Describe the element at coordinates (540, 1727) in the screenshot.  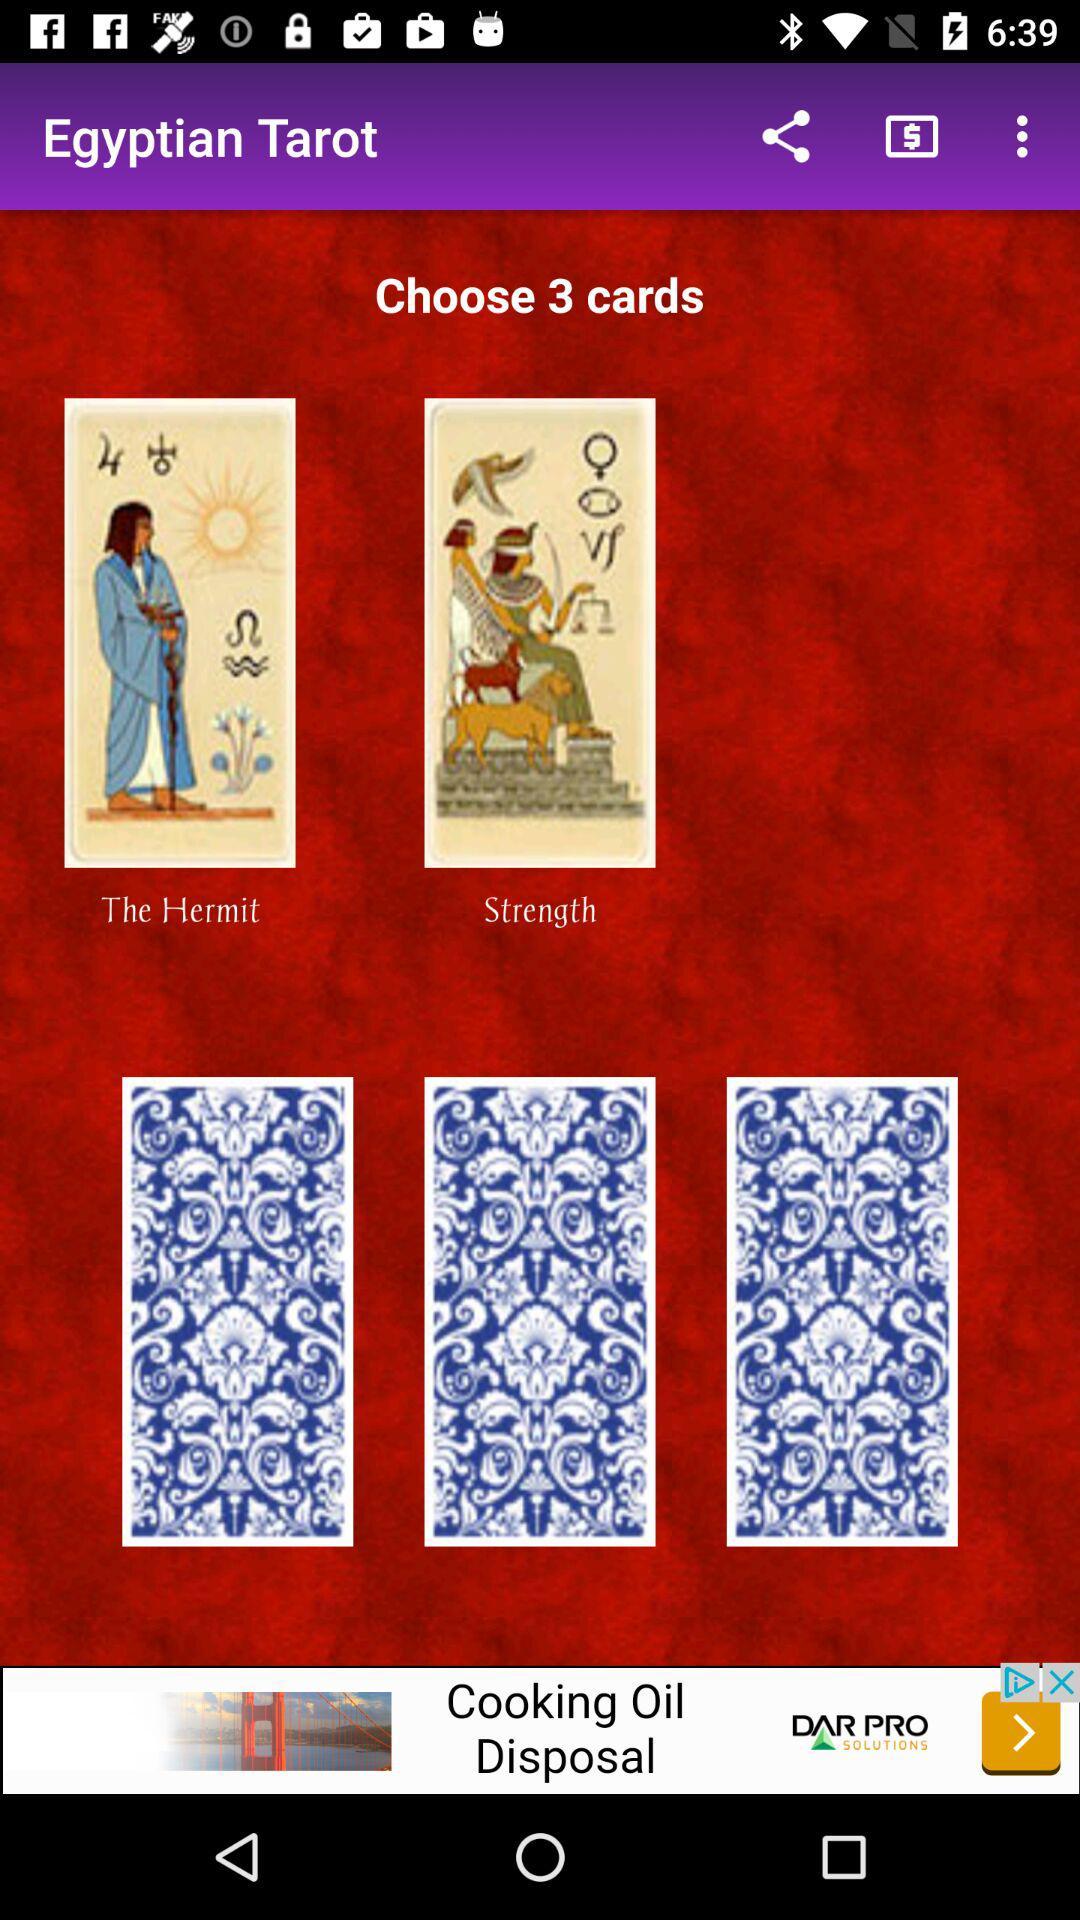
I see `for add` at that location.